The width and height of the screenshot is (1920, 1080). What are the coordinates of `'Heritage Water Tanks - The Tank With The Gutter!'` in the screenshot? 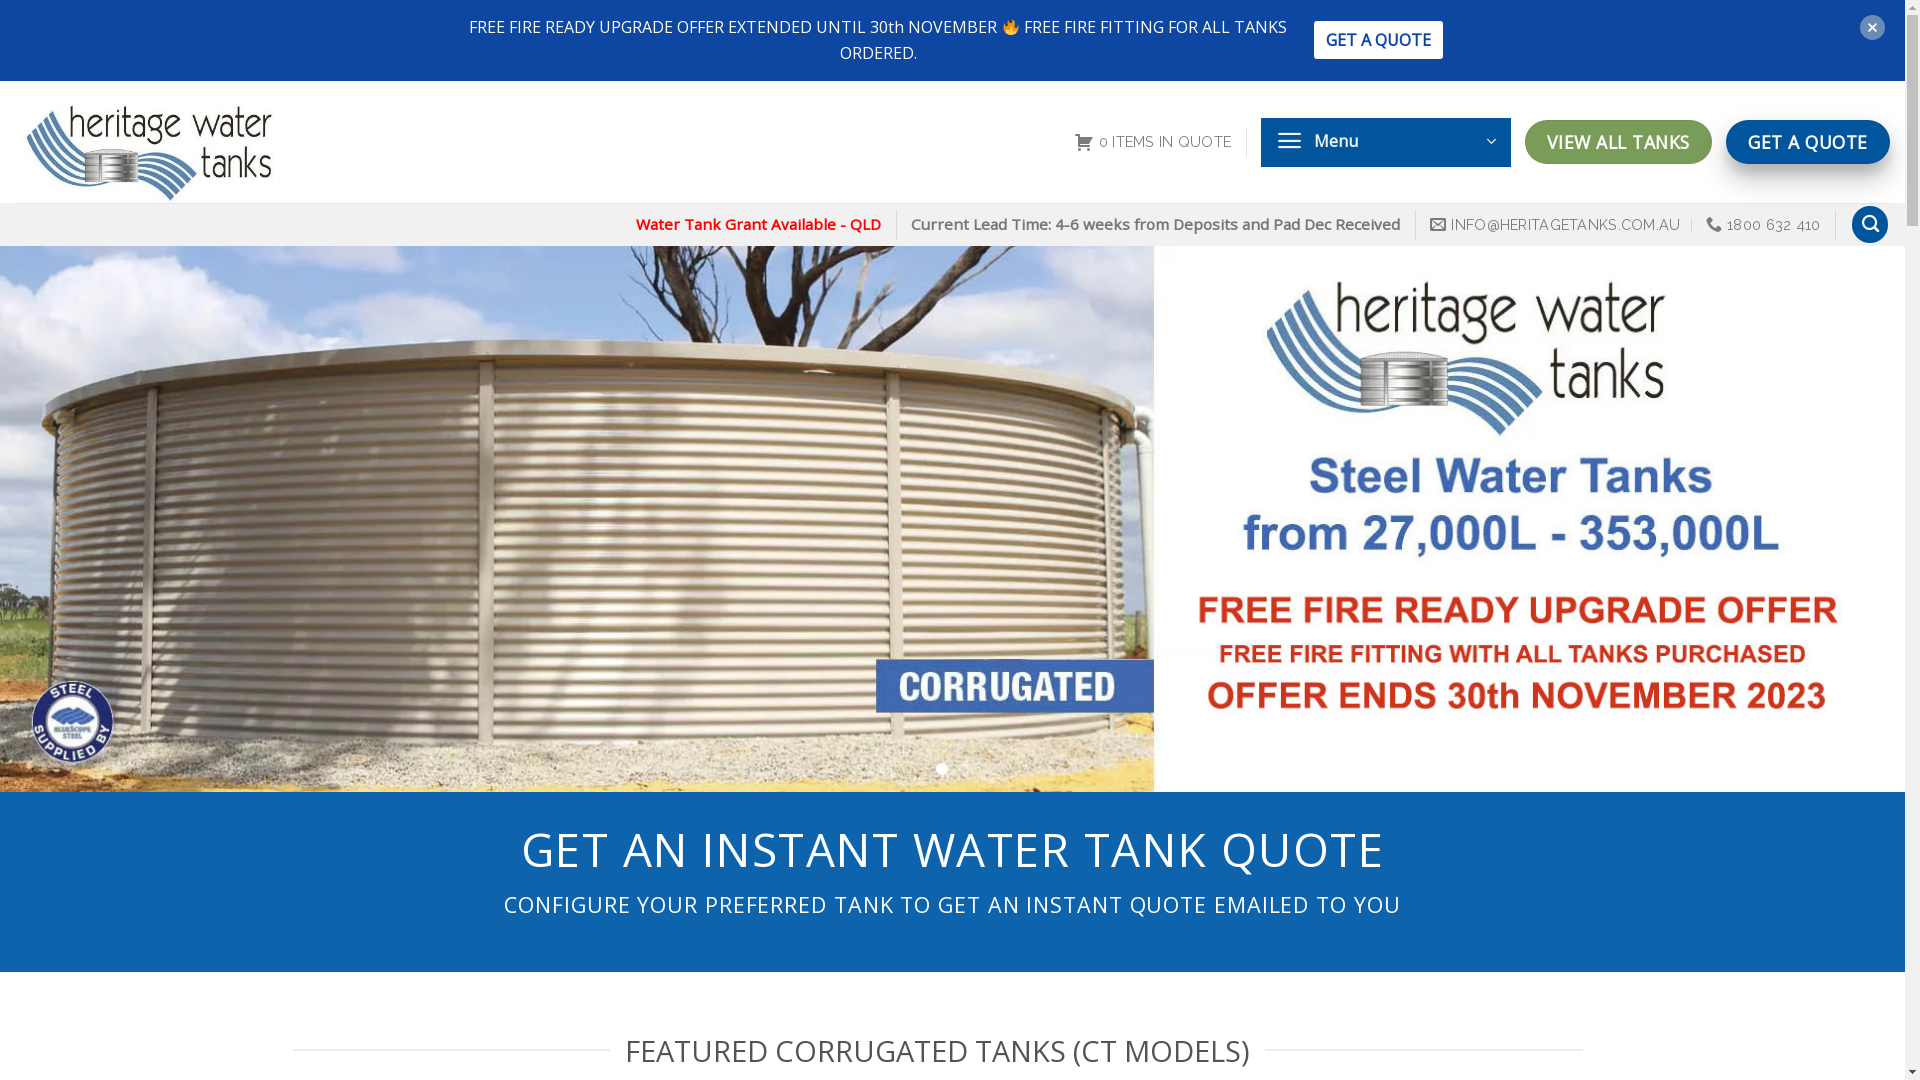 It's located at (190, 141).